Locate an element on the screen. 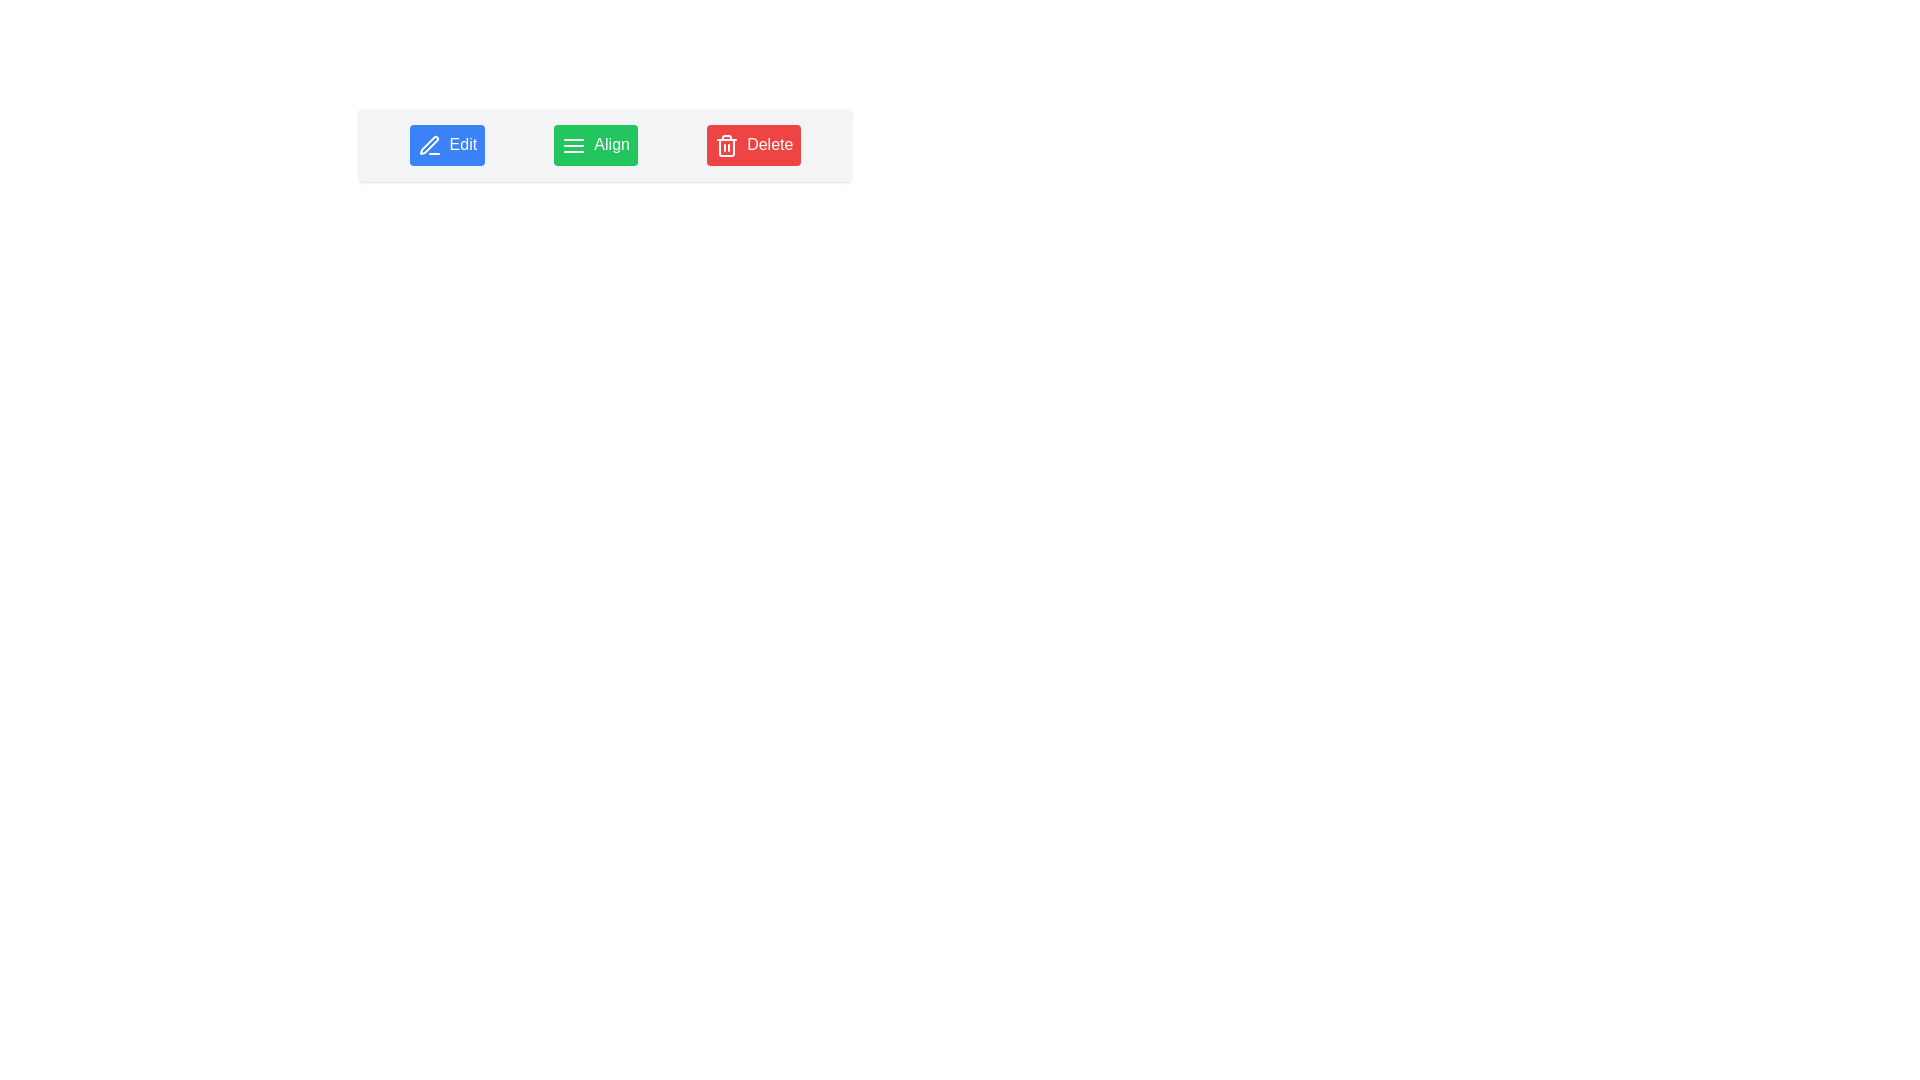 The image size is (1920, 1080). the blue button with rounded corners that has a white pen icon and the text 'Edit' is located at coordinates (446, 144).